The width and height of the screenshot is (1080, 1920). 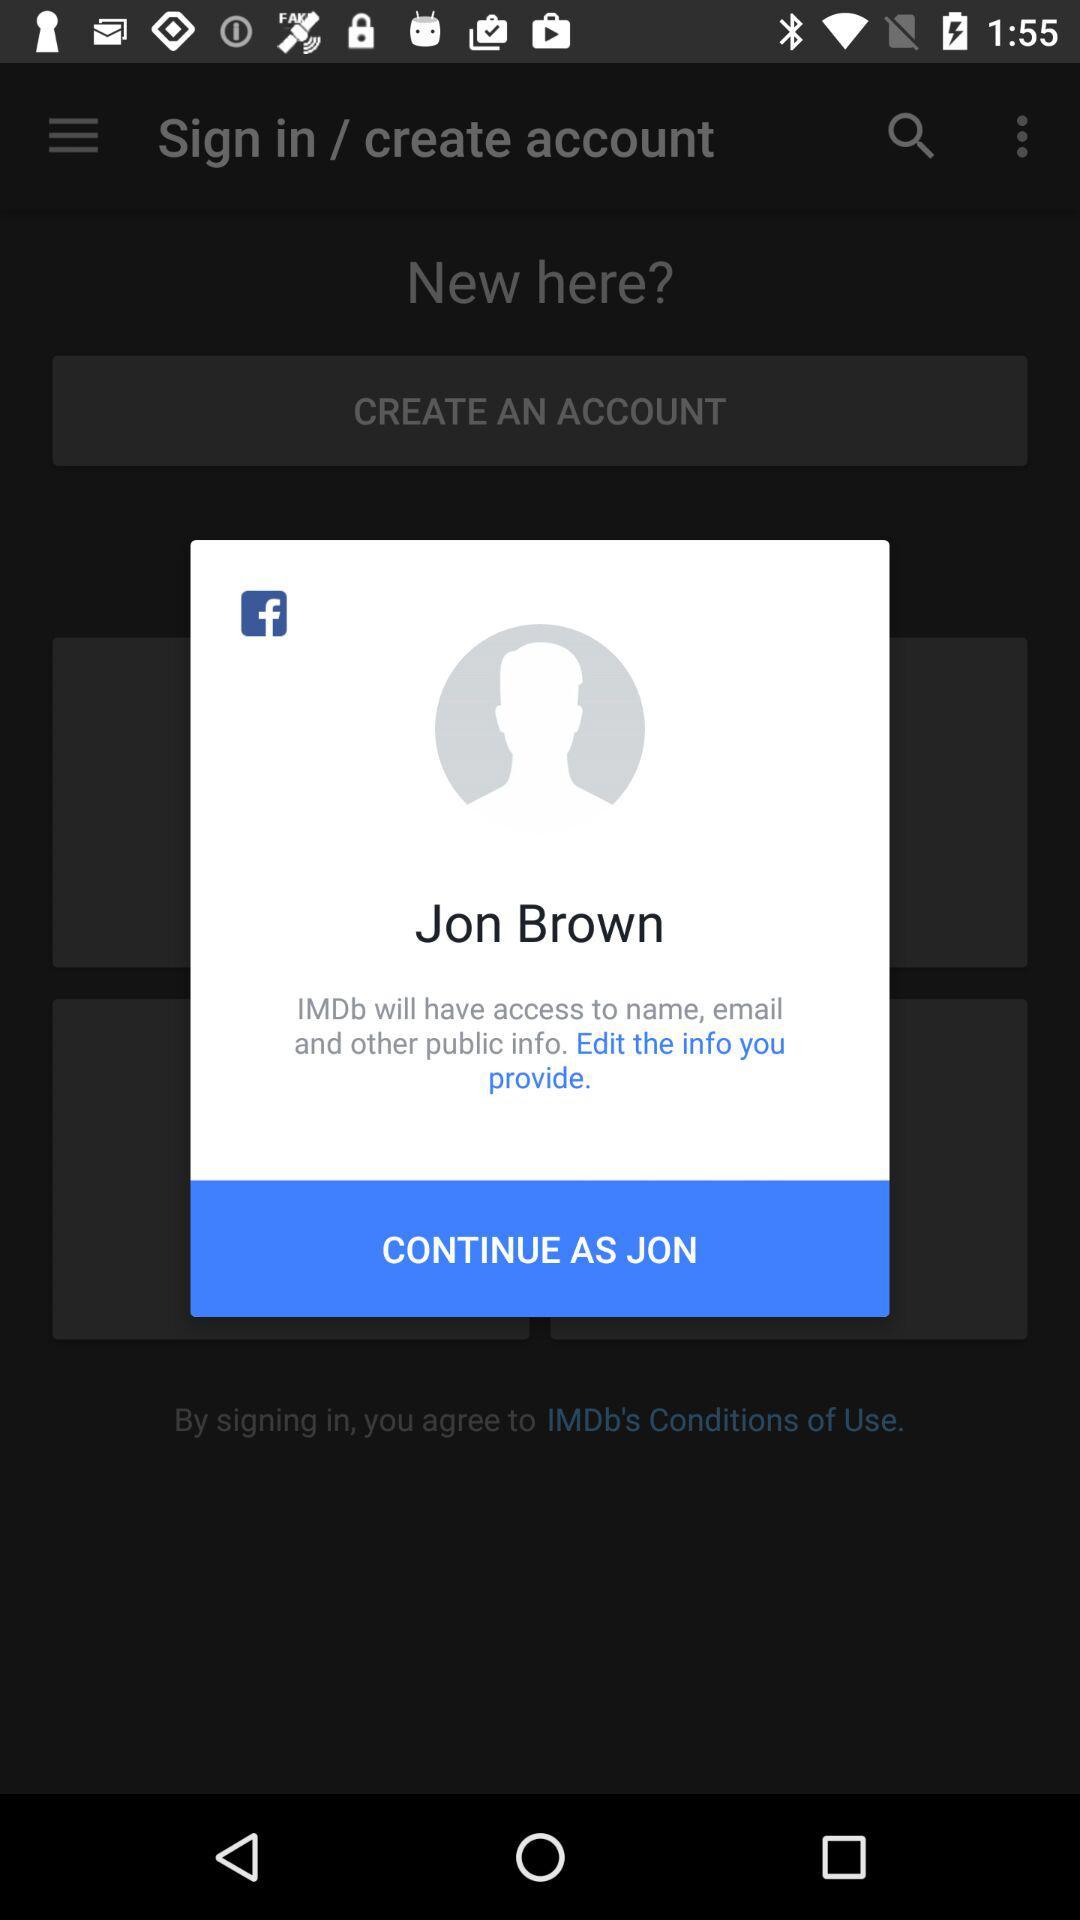 I want to click on the item below jon brown icon, so click(x=540, y=1041).